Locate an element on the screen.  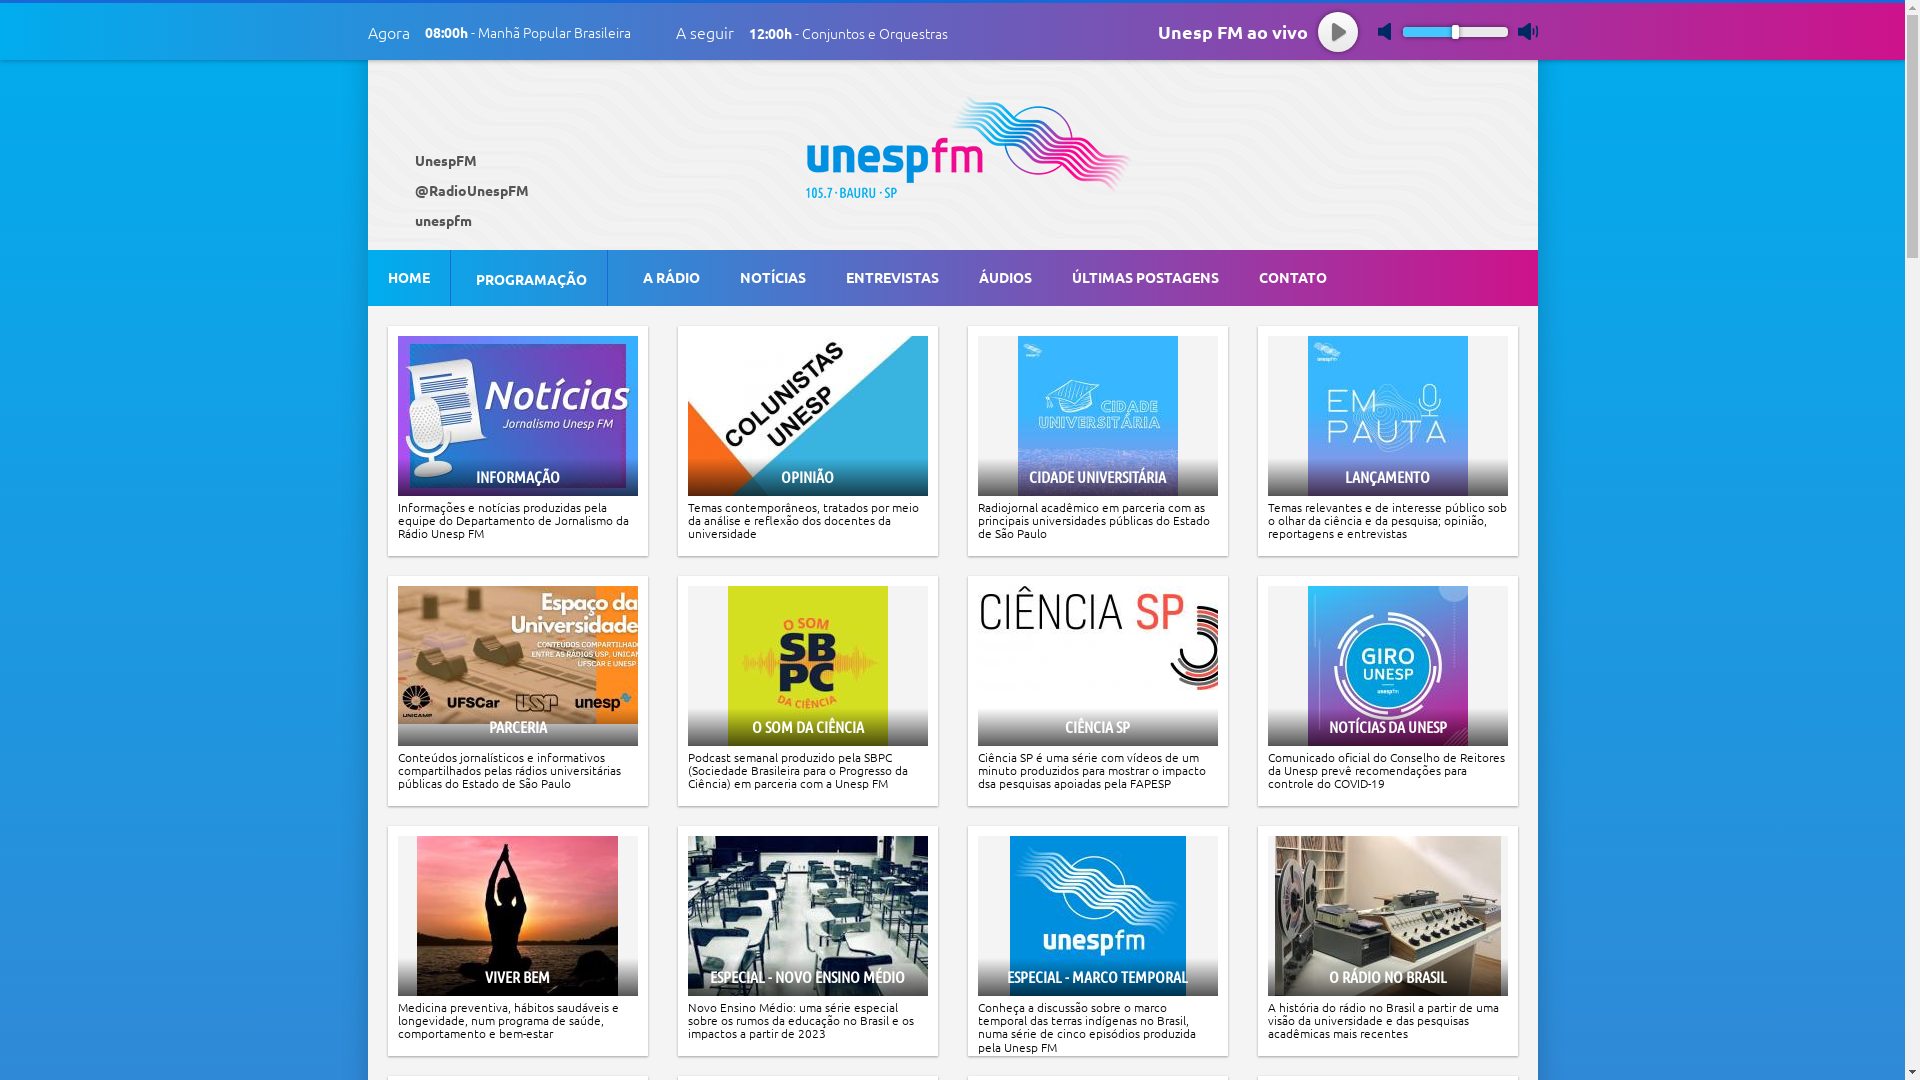
'CONTATO' is located at coordinates (1291, 277).